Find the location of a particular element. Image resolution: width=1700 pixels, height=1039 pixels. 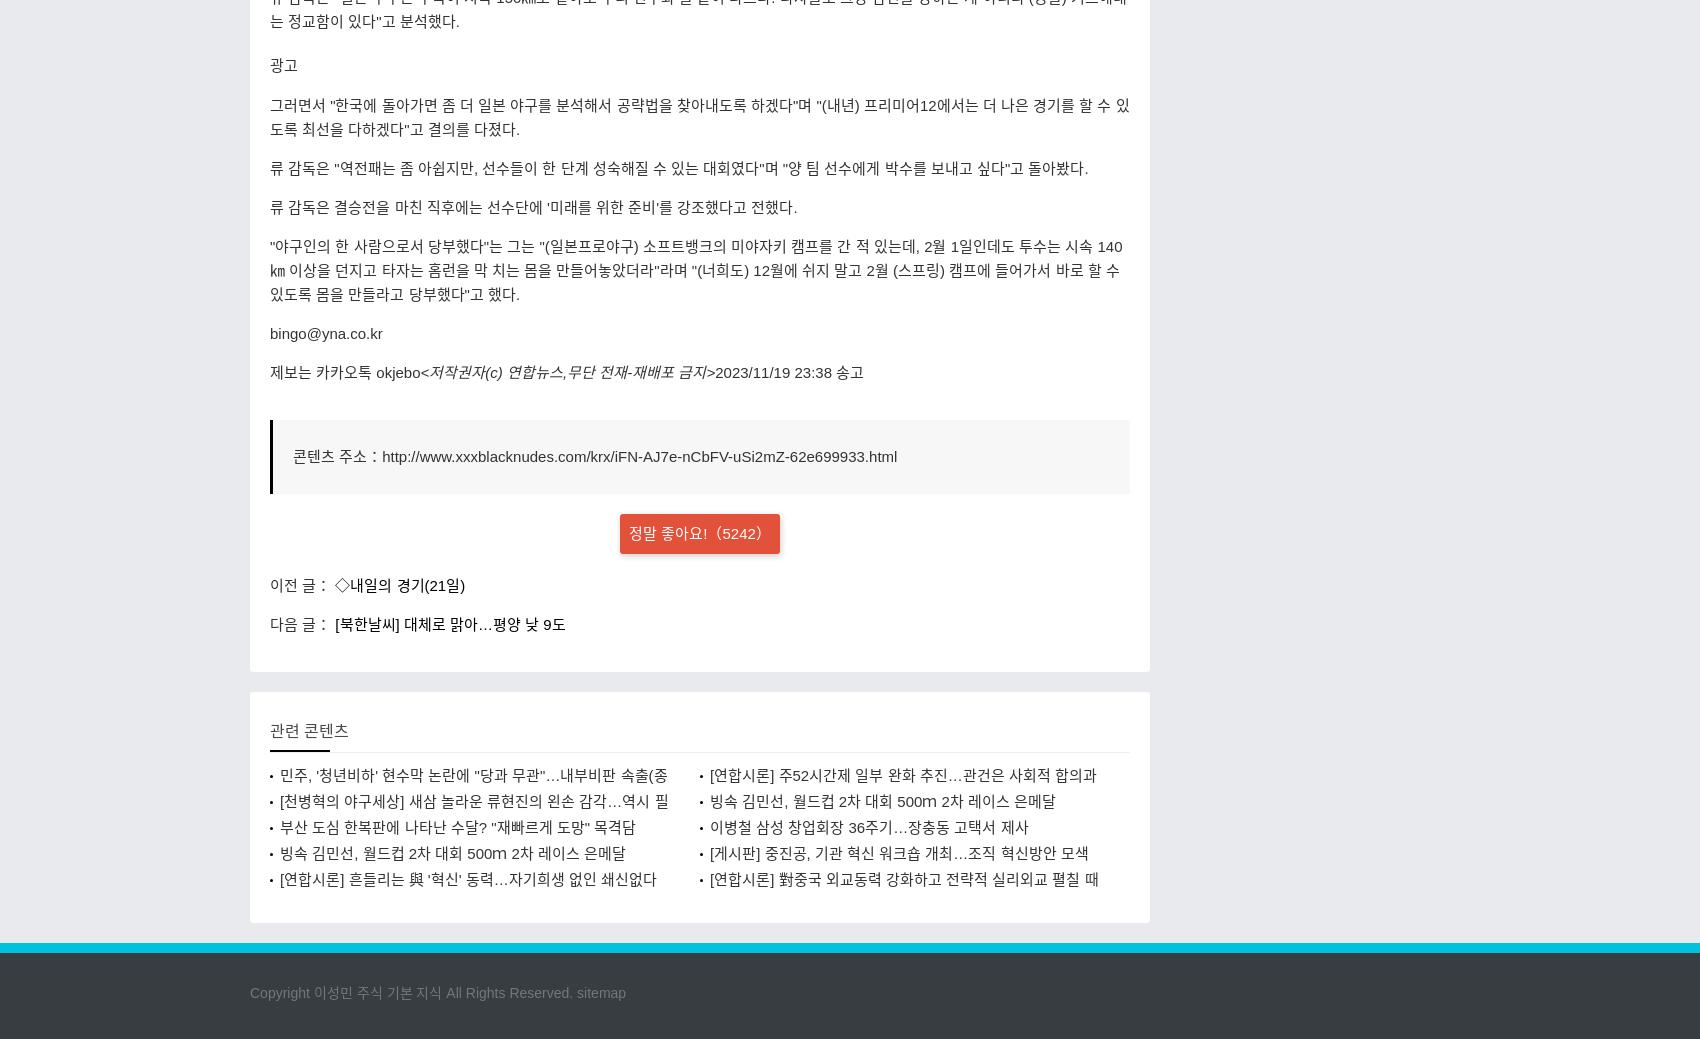

'◇내일의 경기(21일)' is located at coordinates (399, 584).